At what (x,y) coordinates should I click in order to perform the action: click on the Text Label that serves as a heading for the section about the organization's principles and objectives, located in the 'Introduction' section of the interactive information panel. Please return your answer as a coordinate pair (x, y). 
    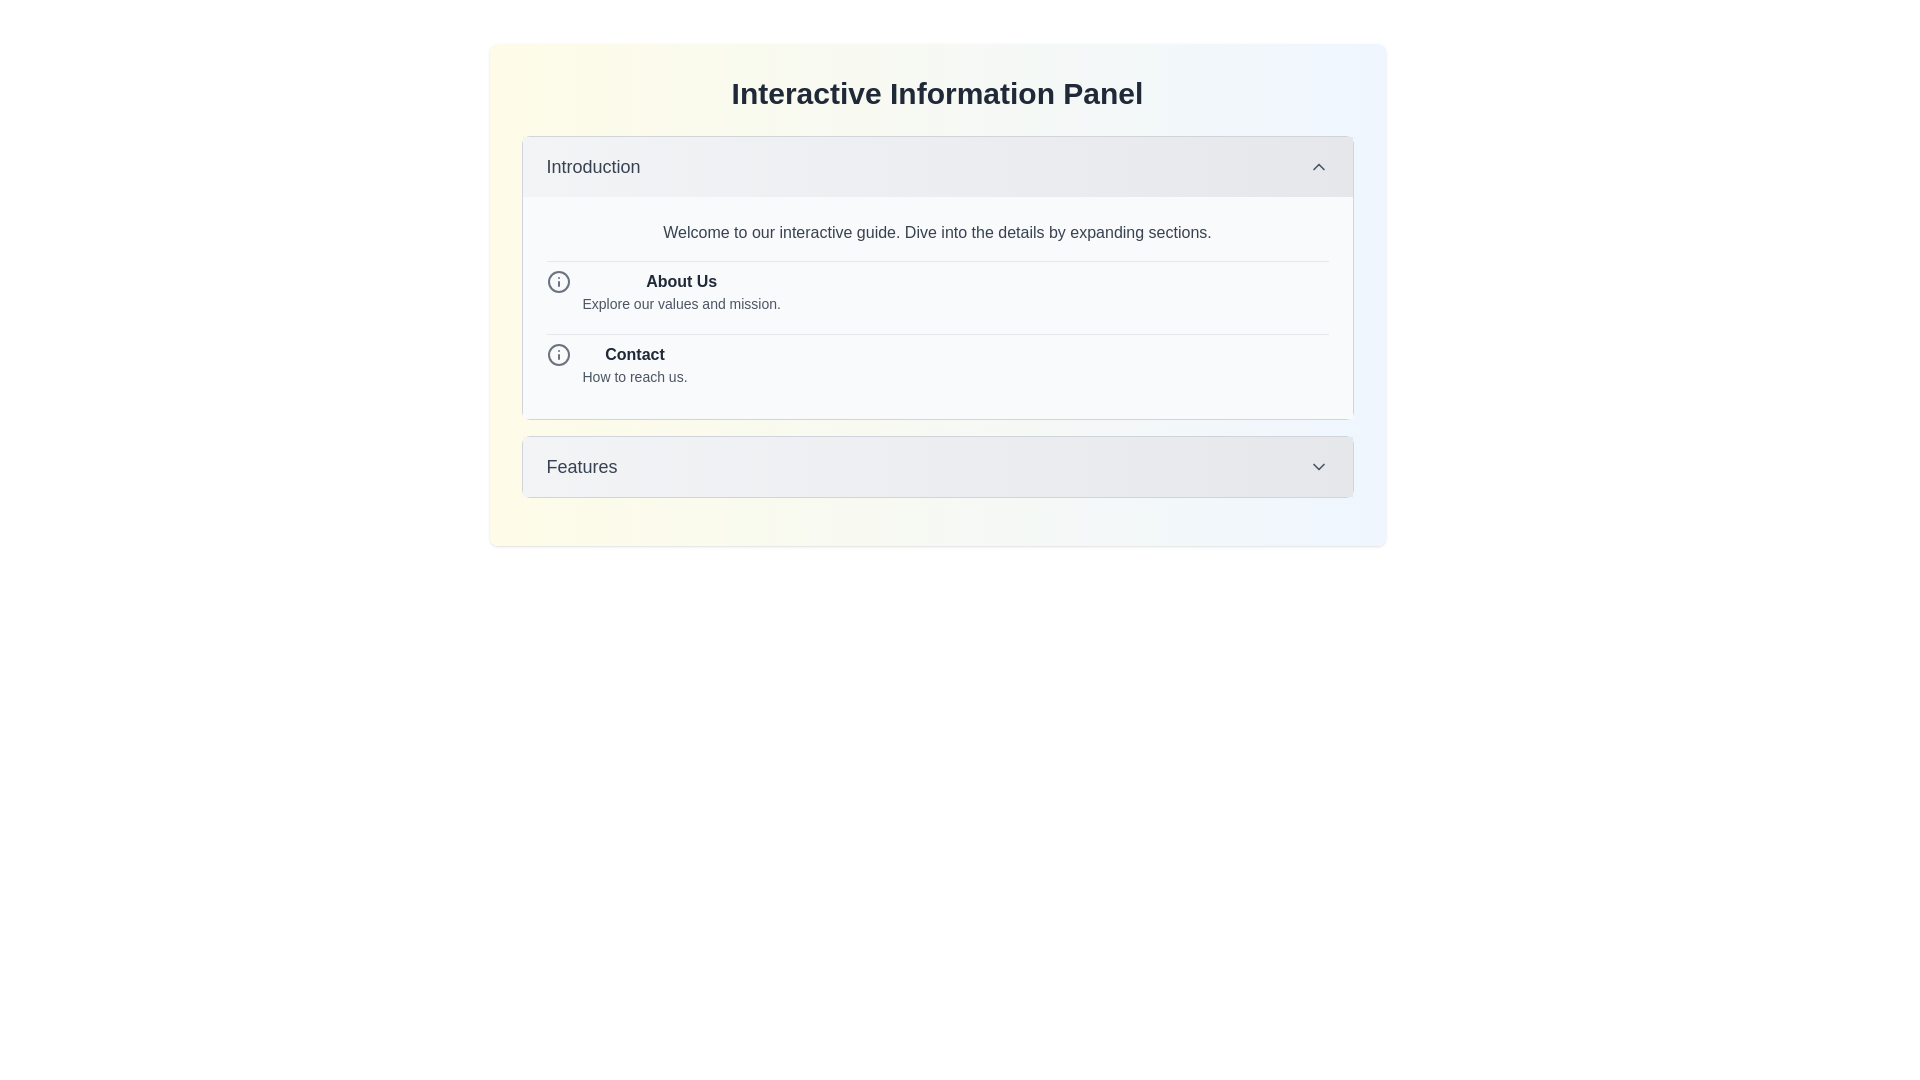
    Looking at the image, I should click on (681, 281).